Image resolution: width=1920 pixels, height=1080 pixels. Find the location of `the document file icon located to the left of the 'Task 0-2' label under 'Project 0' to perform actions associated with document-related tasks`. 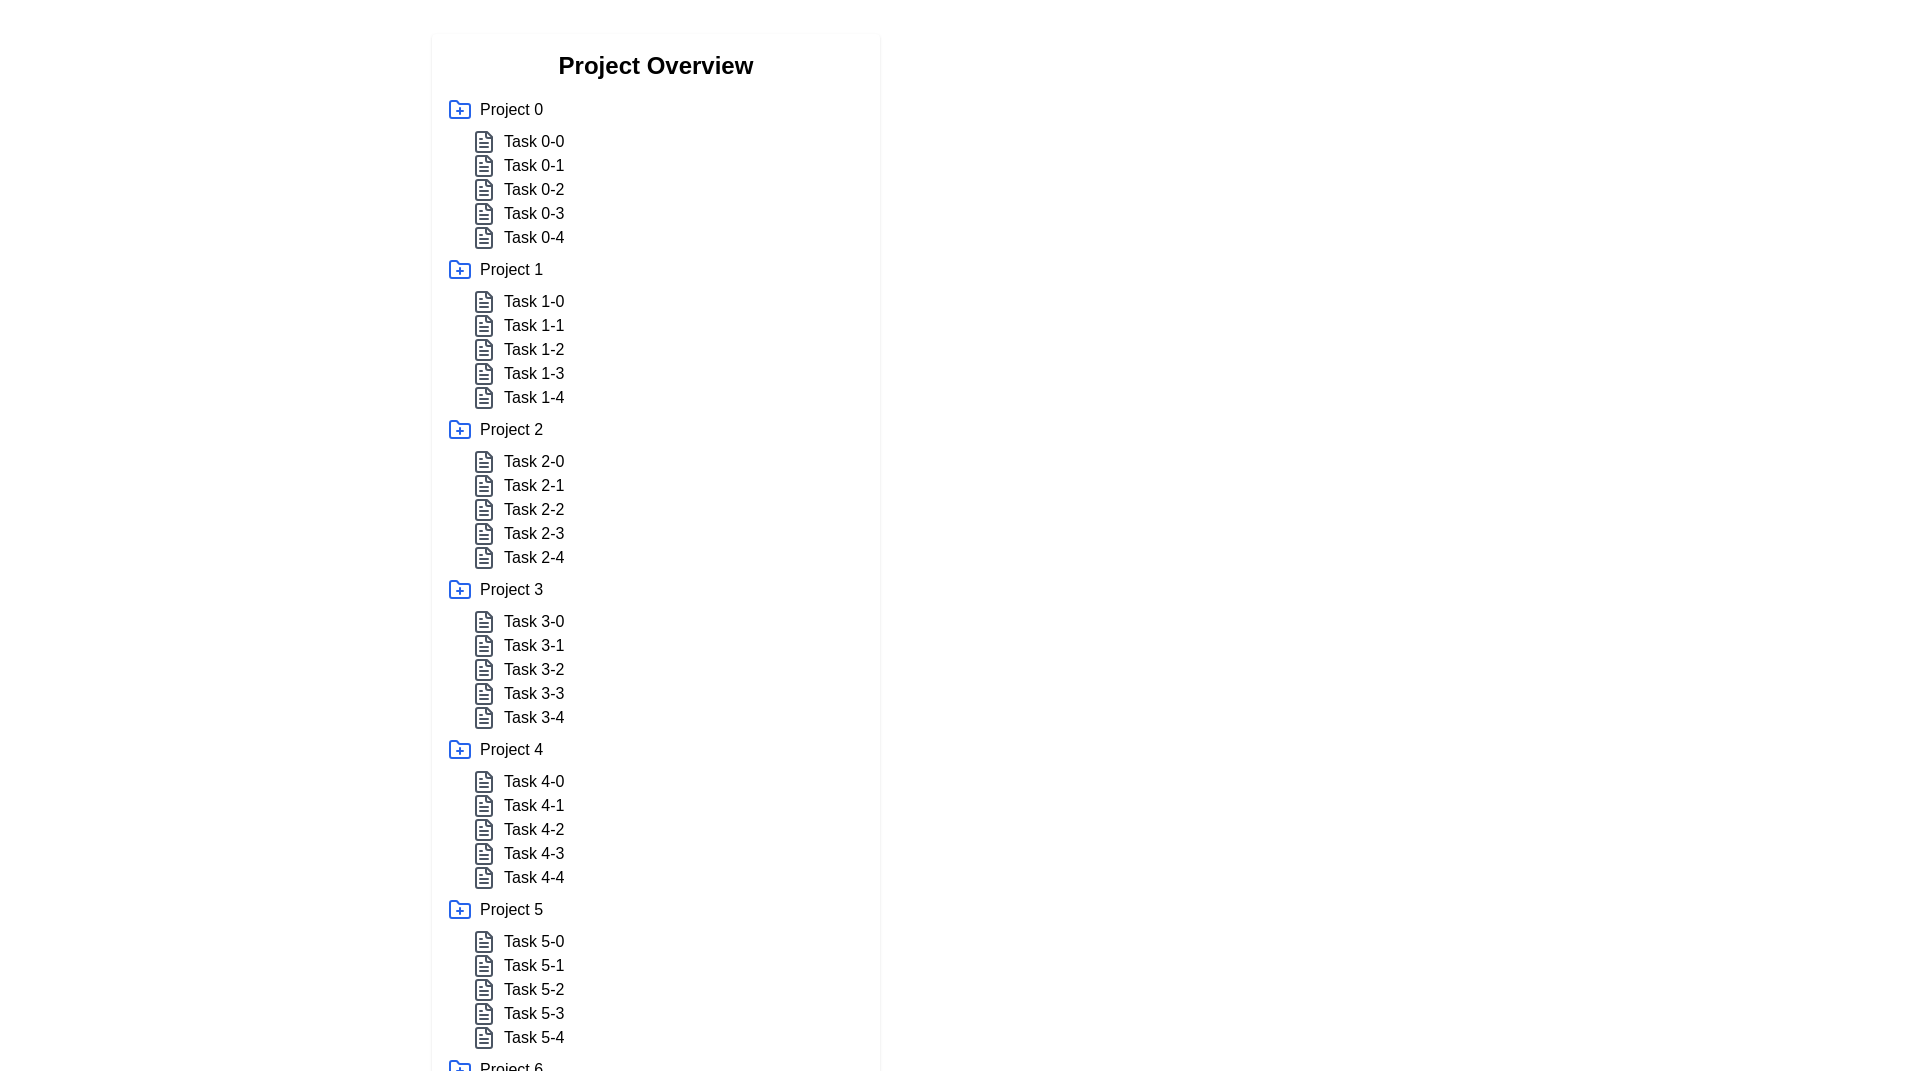

the document file icon located to the left of the 'Task 0-2' label under 'Project 0' to perform actions associated with document-related tasks is located at coordinates (484, 189).